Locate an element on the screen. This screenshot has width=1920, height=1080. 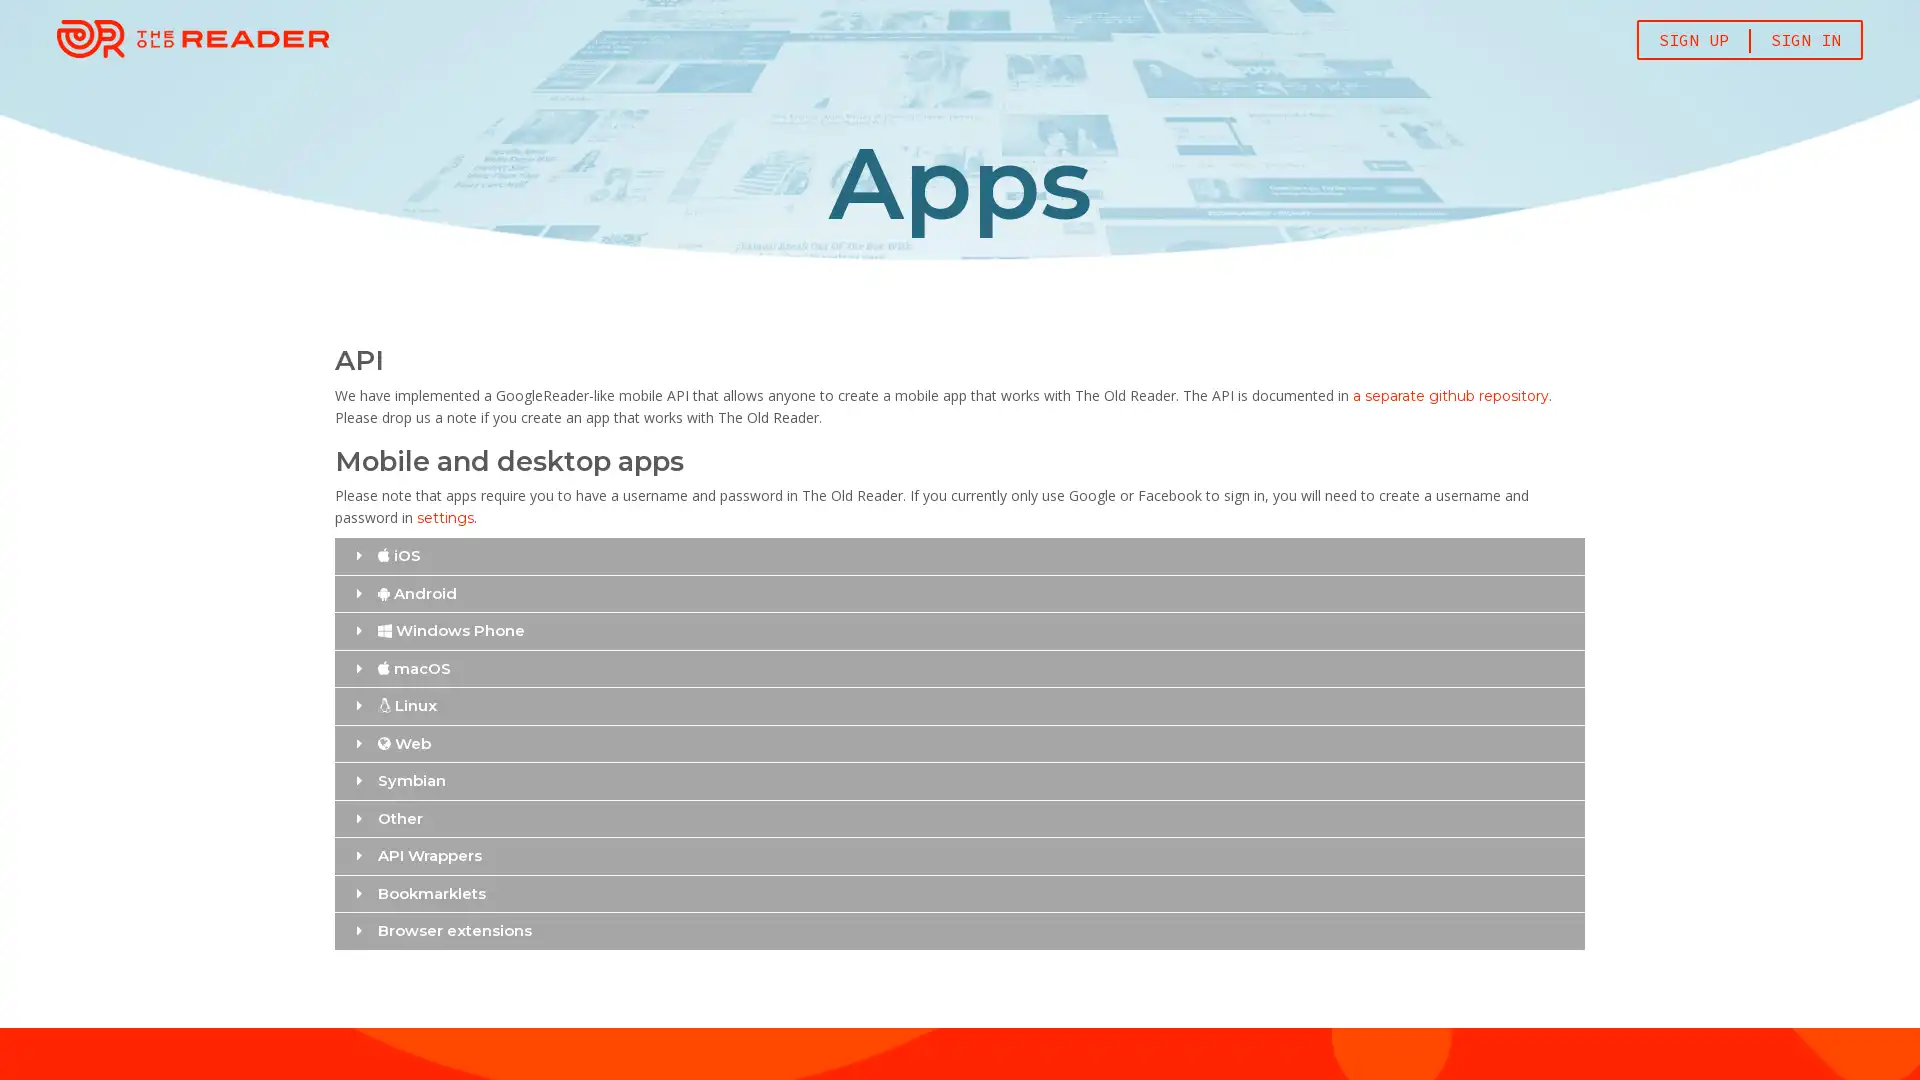
Windows Phone is located at coordinates (958, 631).